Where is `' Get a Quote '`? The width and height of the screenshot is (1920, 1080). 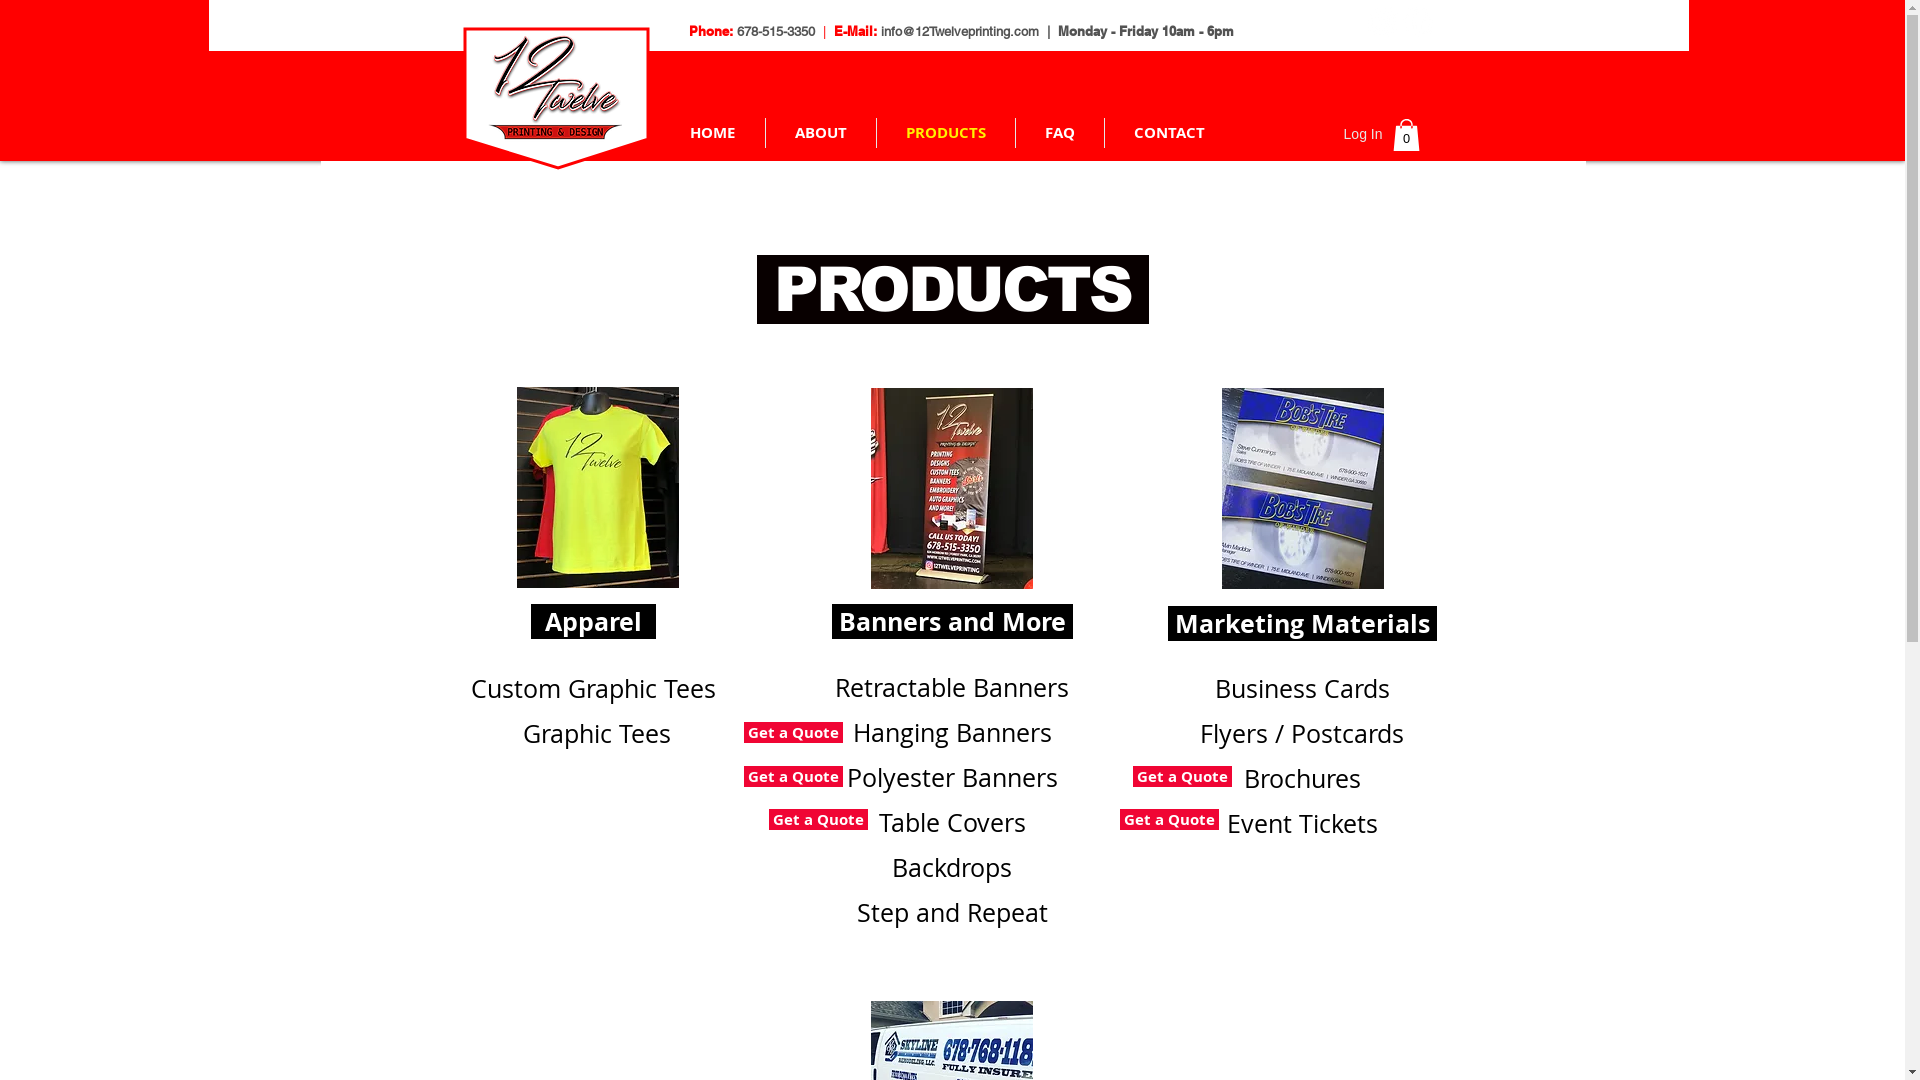 ' Get a Quote ' is located at coordinates (792, 732).